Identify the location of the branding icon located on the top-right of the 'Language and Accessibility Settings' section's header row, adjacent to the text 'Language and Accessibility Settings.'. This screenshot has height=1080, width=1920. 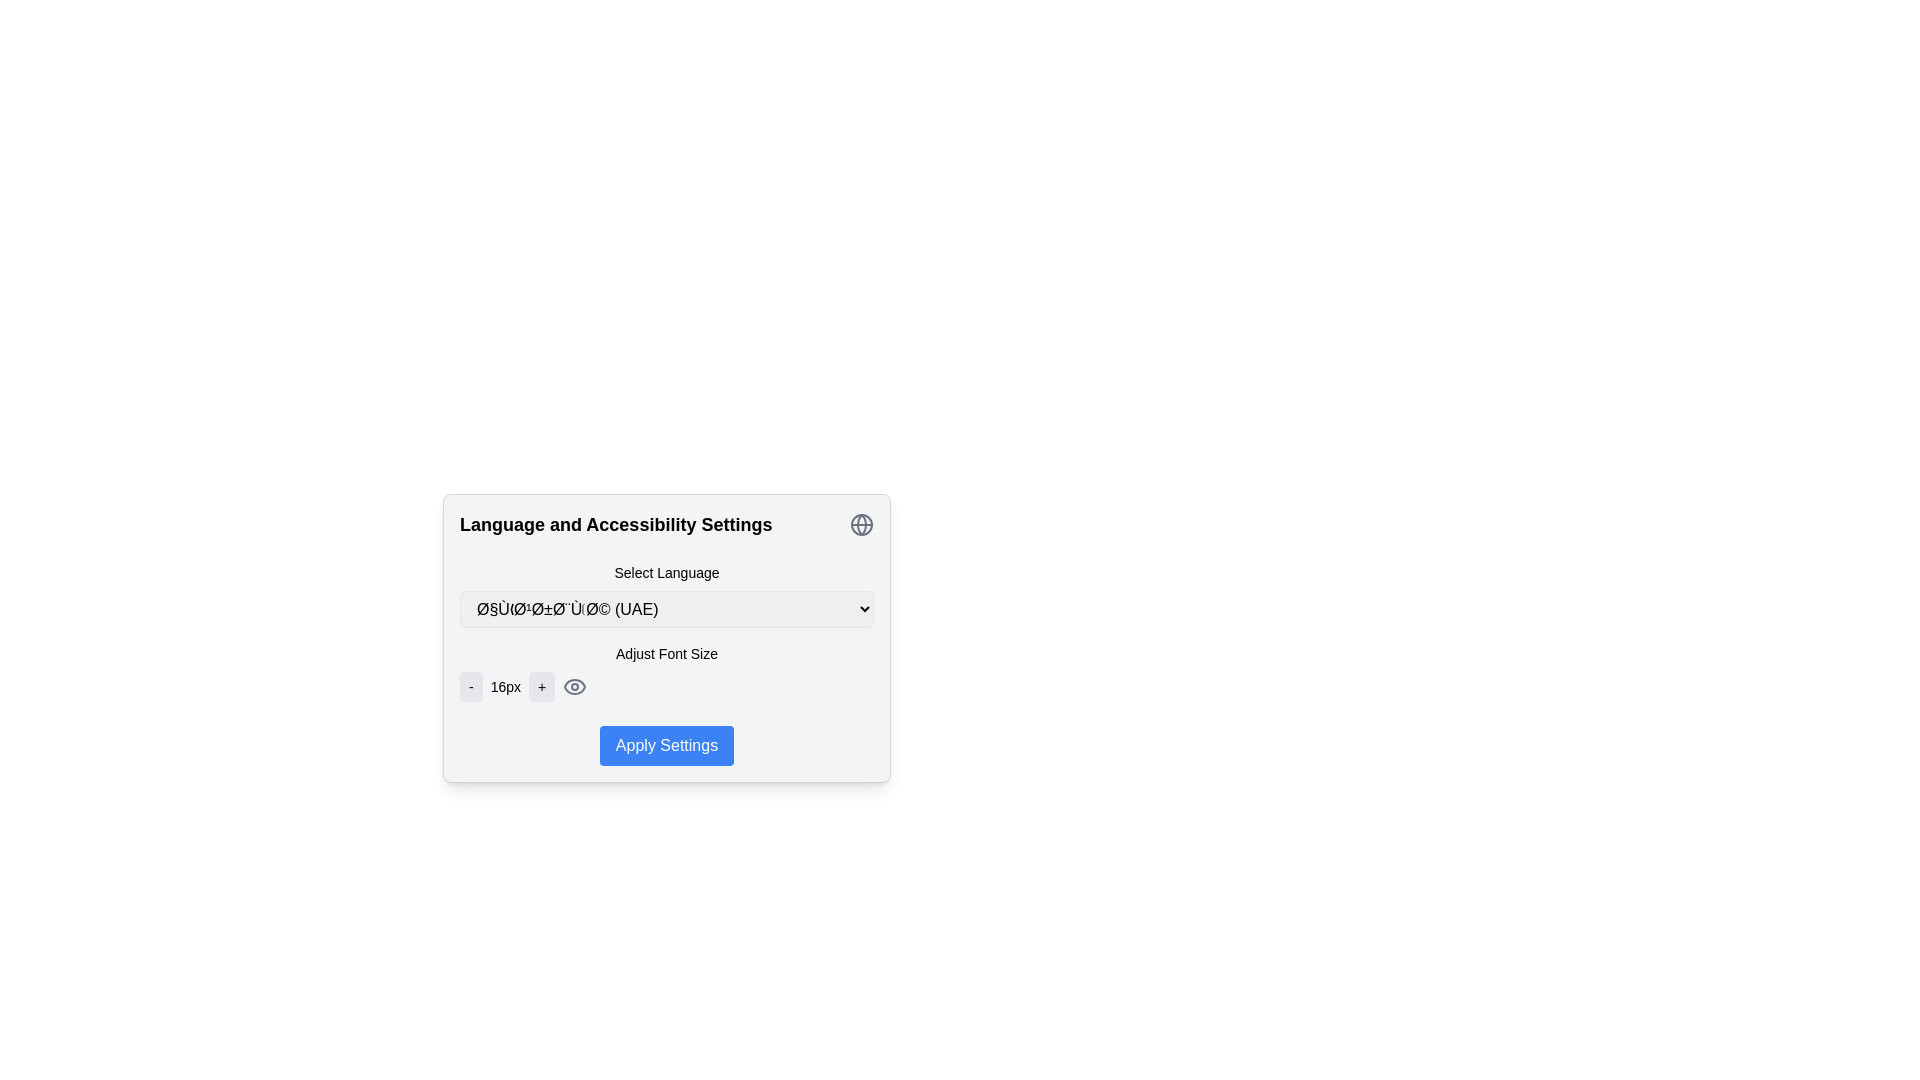
(862, 523).